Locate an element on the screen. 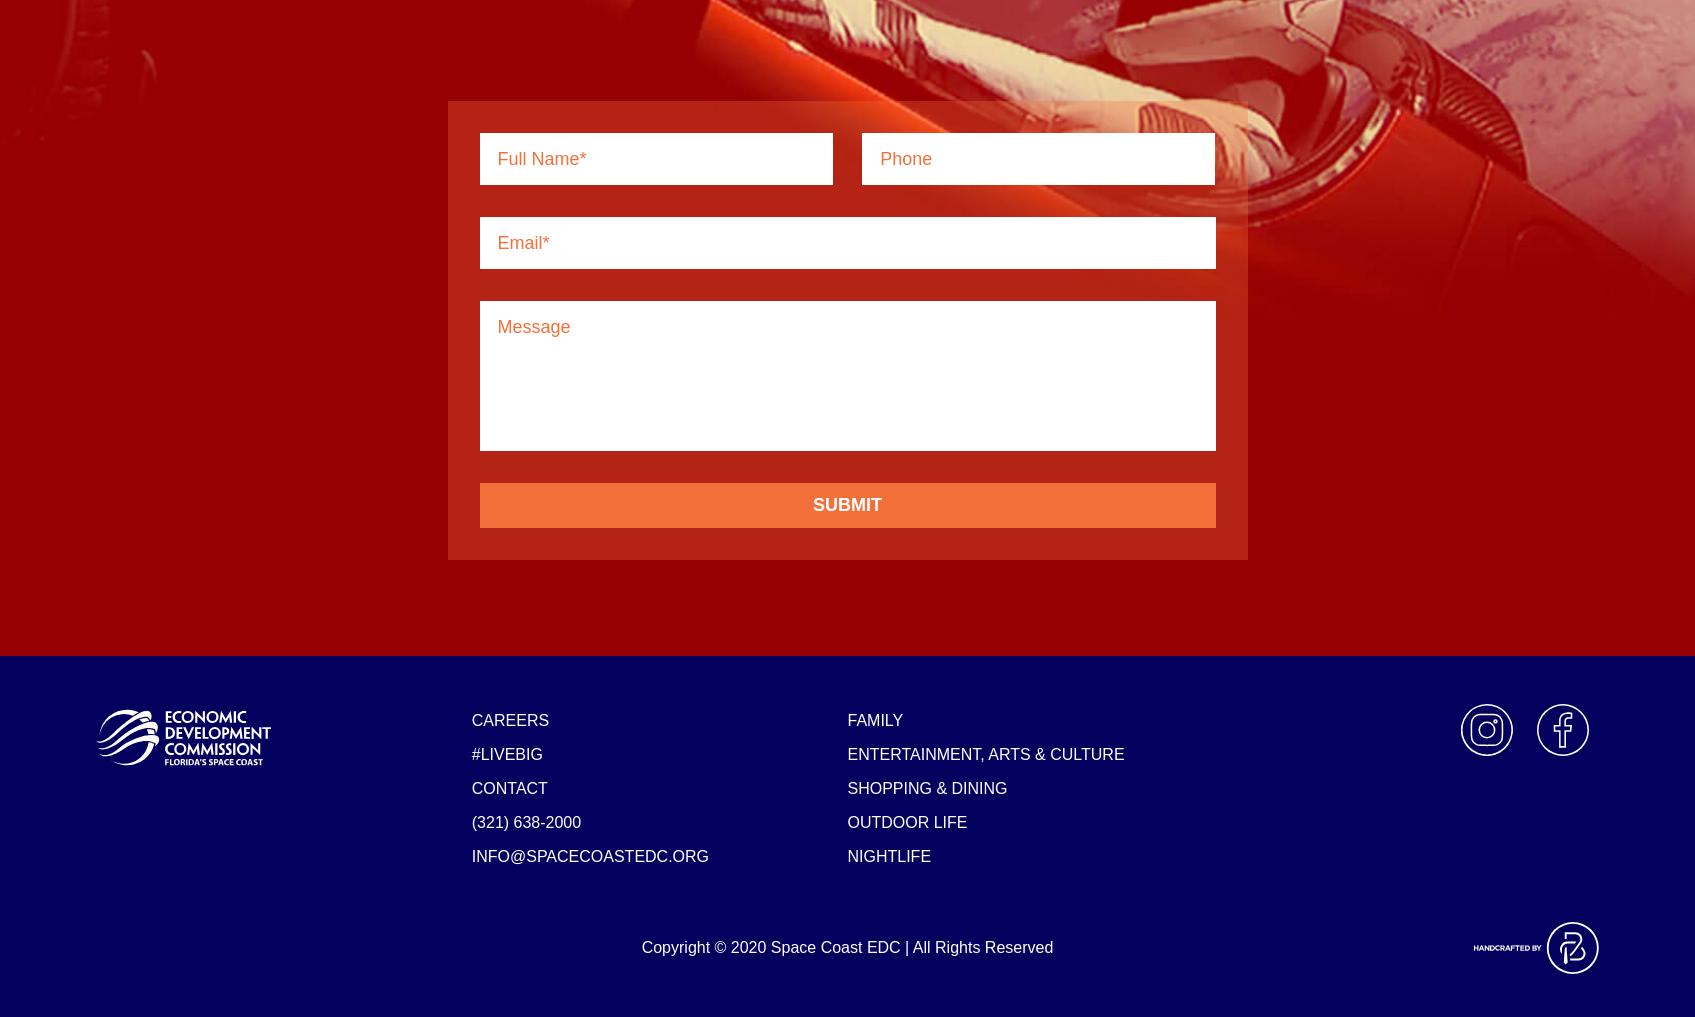 Image resolution: width=1695 pixels, height=1017 pixels. 'Family' is located at coordinates (846, 718).